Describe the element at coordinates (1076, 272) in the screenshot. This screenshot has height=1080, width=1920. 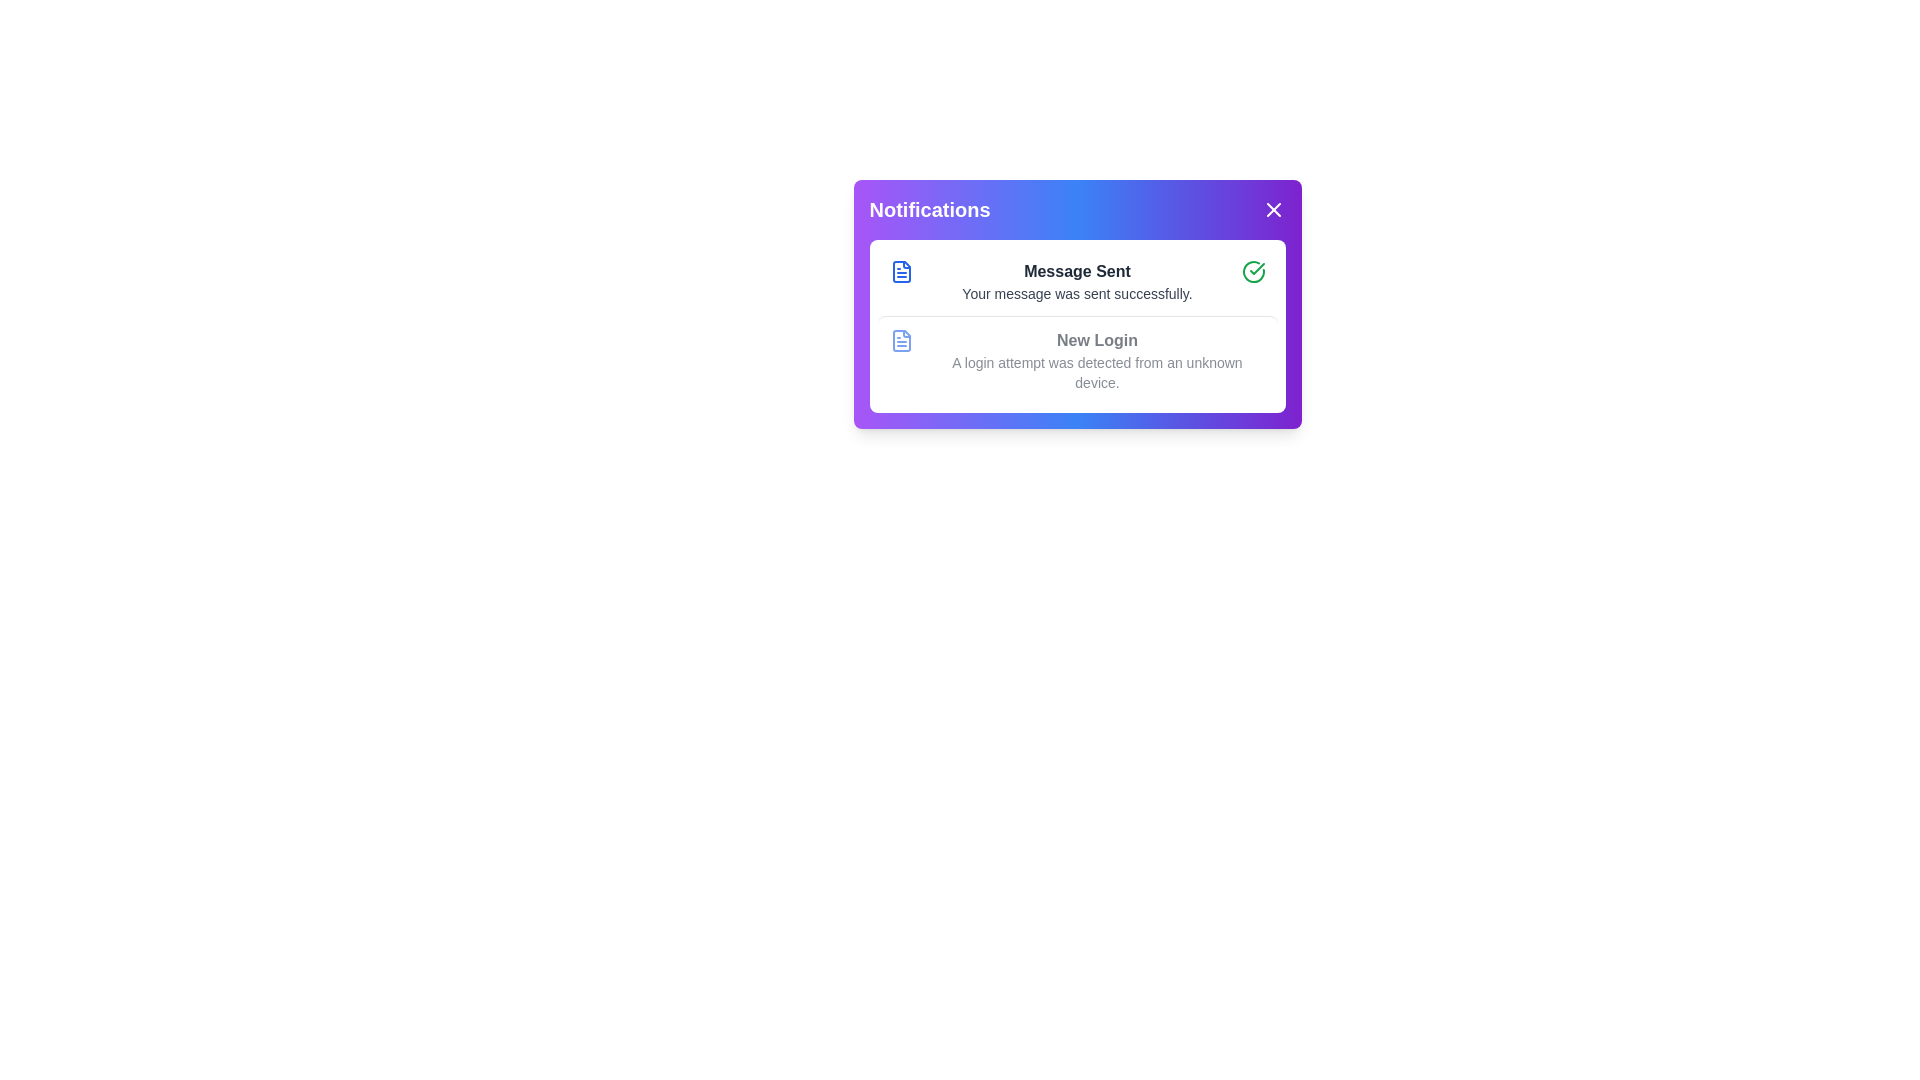
I see `text displayed in the 'Message Sent' text label, which is bold and dark gray, located at the top of the notification card` at that location.